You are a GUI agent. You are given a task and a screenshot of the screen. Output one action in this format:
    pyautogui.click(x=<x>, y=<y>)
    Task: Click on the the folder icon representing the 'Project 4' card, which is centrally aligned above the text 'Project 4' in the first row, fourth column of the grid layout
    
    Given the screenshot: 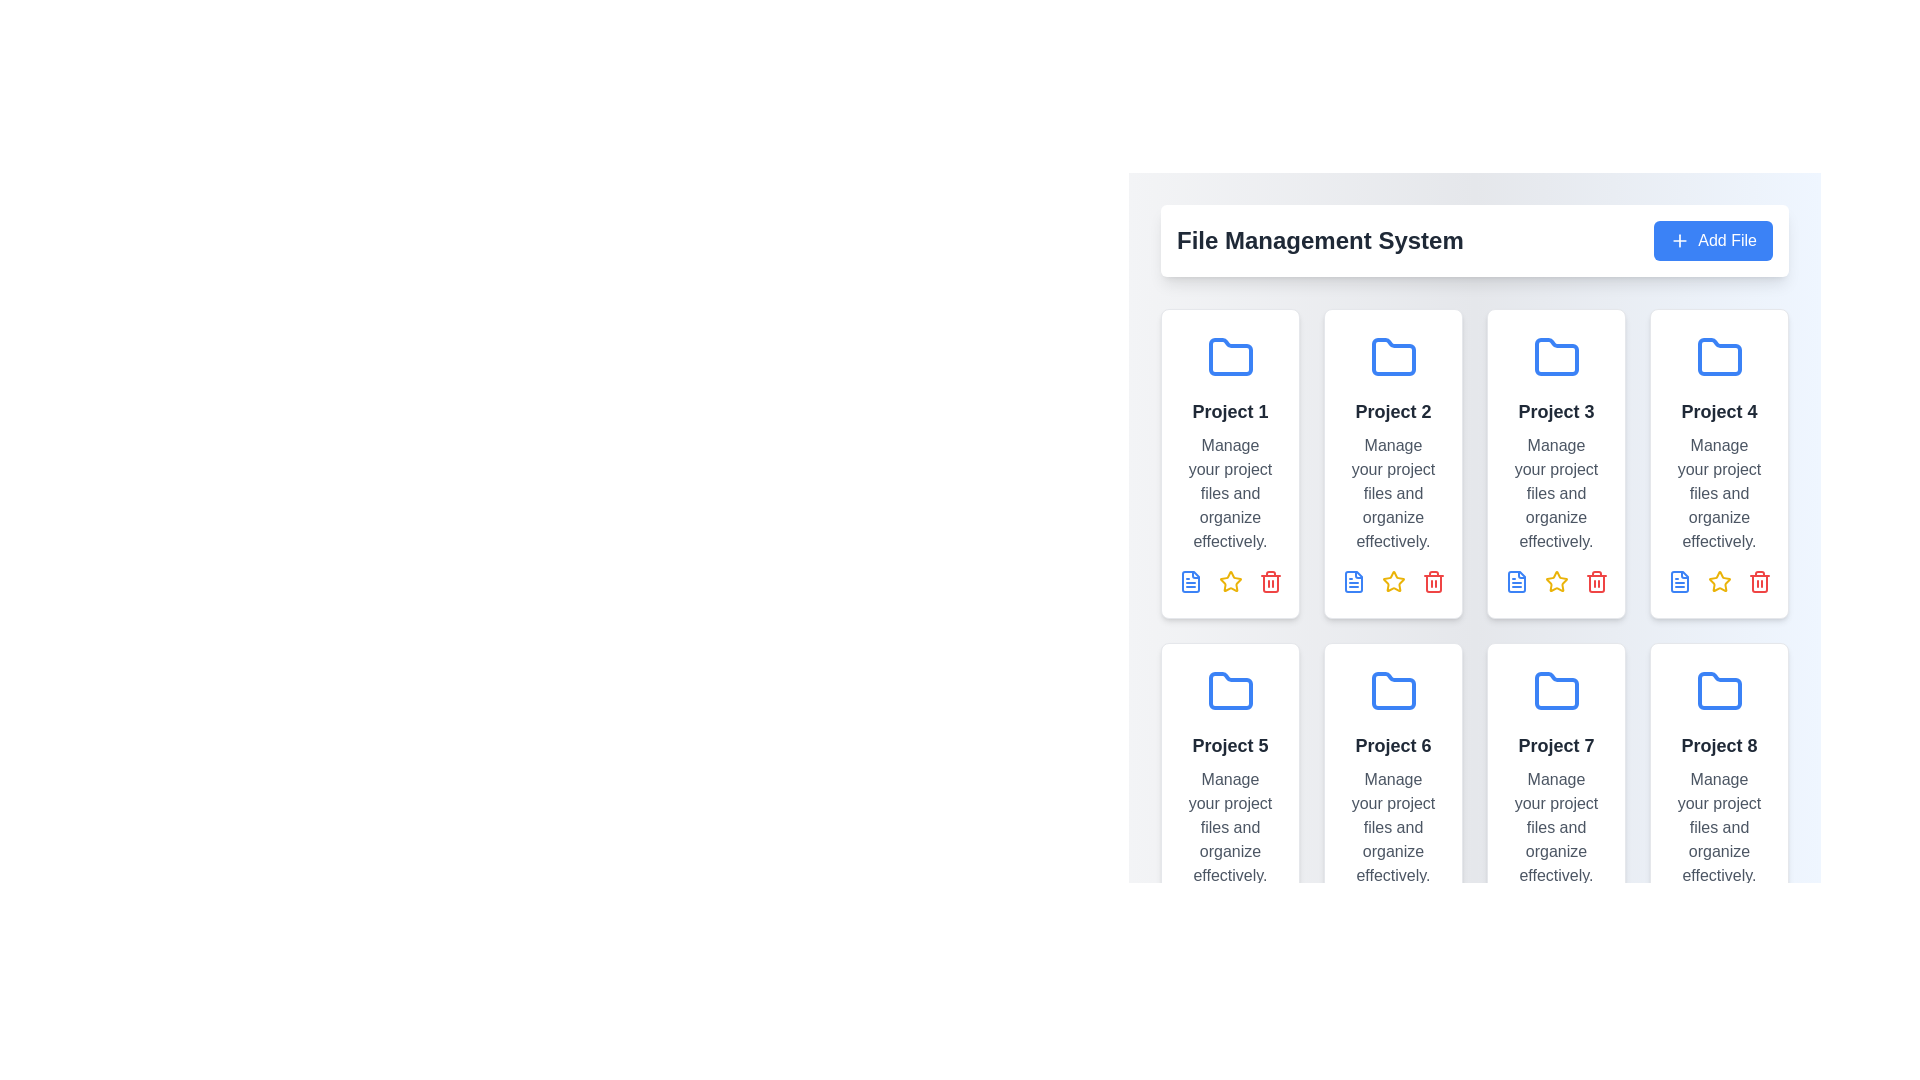 What is the action you would take?
    pyautogui.click(x=1718, y=357)
    